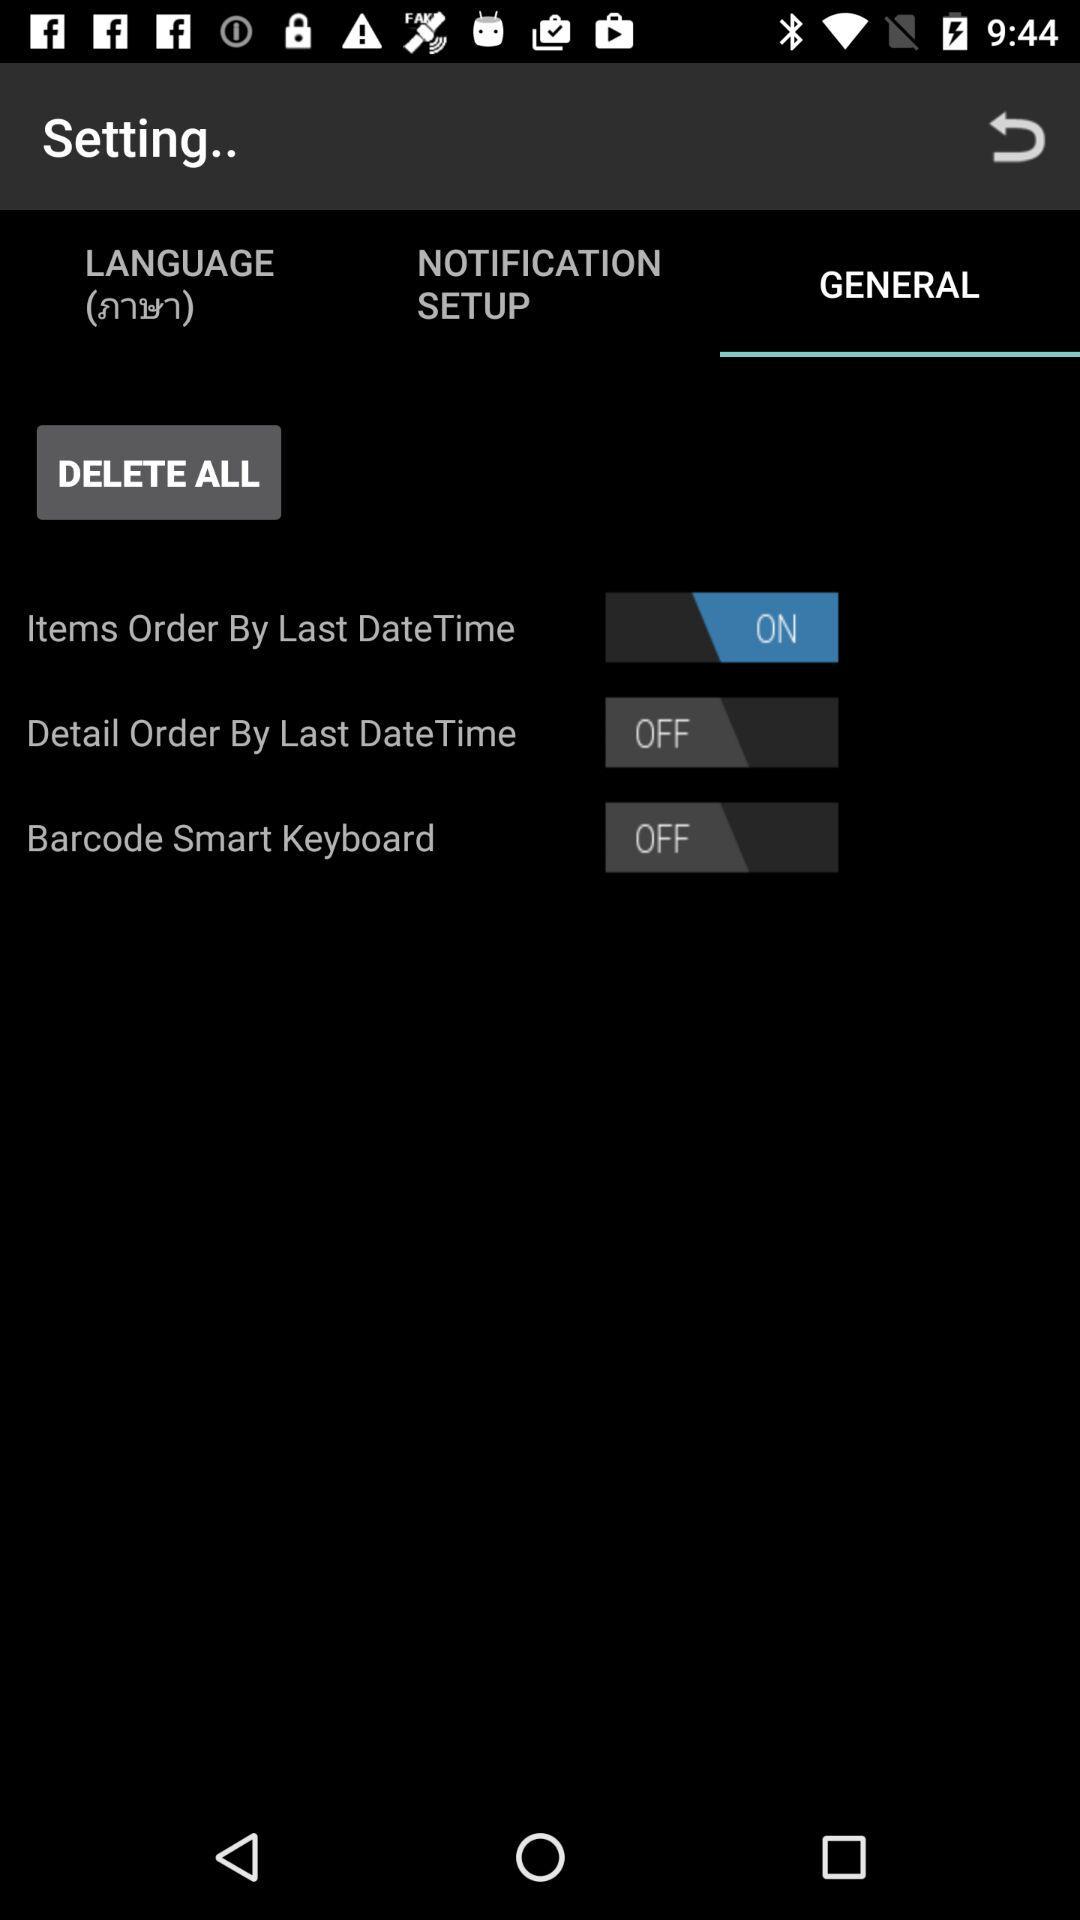  What do you see at coordinates (1017, 135) in the screenshot?
I see `the app next to notification` at bounding box center [1017, 135].